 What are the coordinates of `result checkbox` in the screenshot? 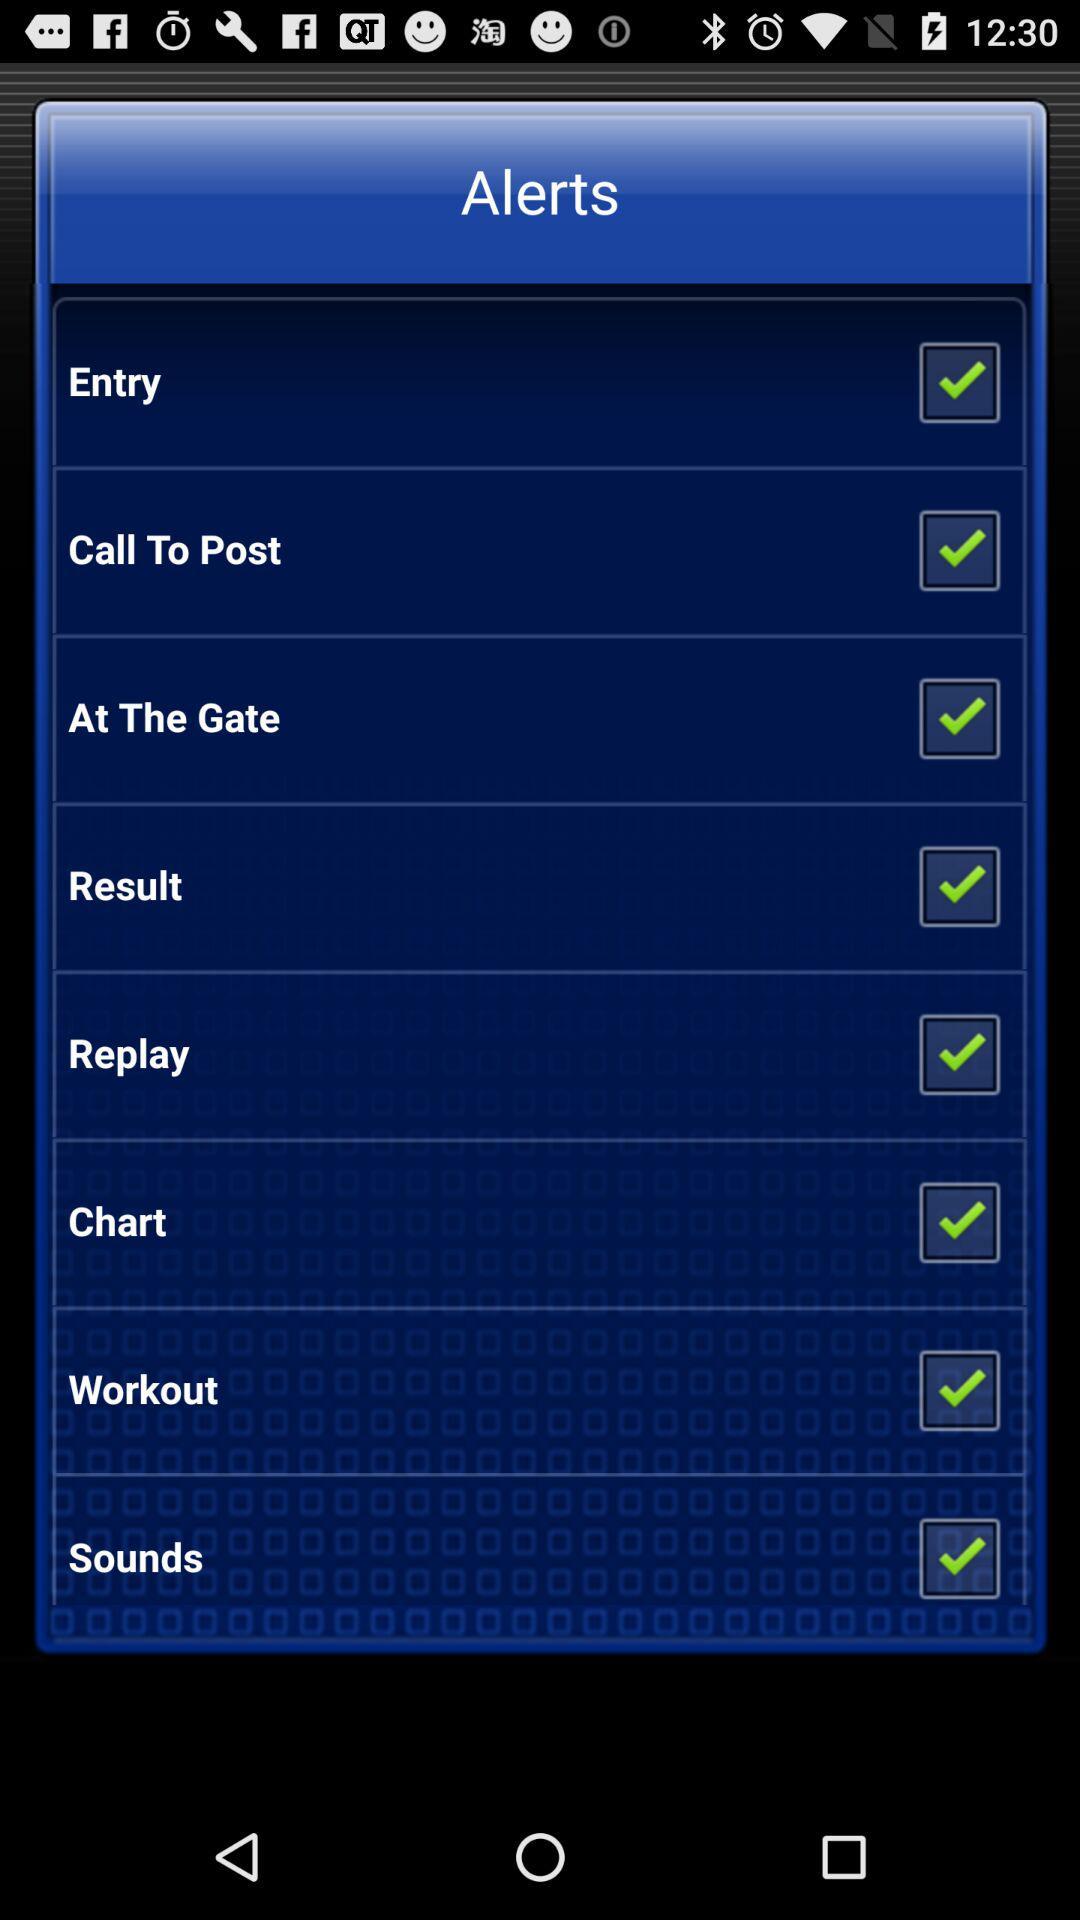 It's located at (957, 883).